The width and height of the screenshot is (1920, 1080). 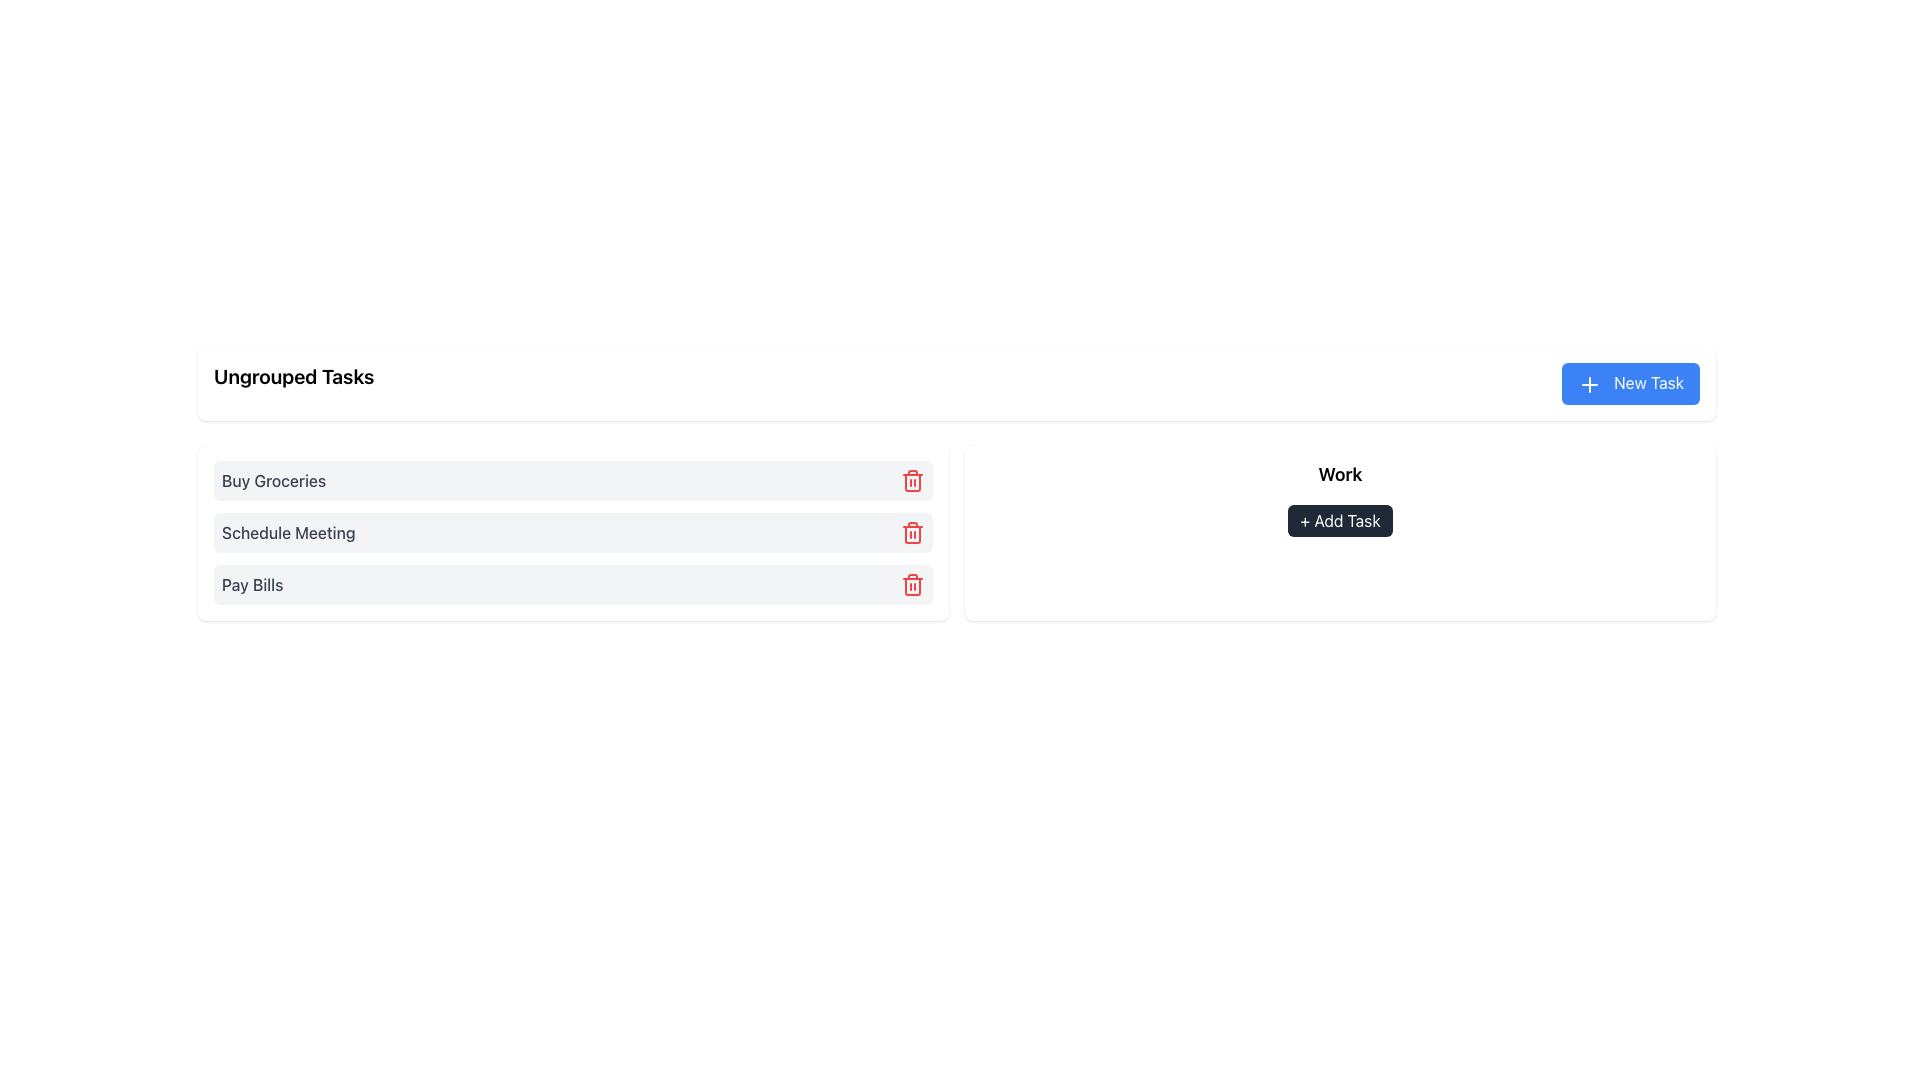 What do you see at coordinates (1588, 384) in the screenshot?
I see `the plus icon located inside the blue rectangular 'New Task' button in the upper-right area of the layout` at bounding box center [1588, 384].